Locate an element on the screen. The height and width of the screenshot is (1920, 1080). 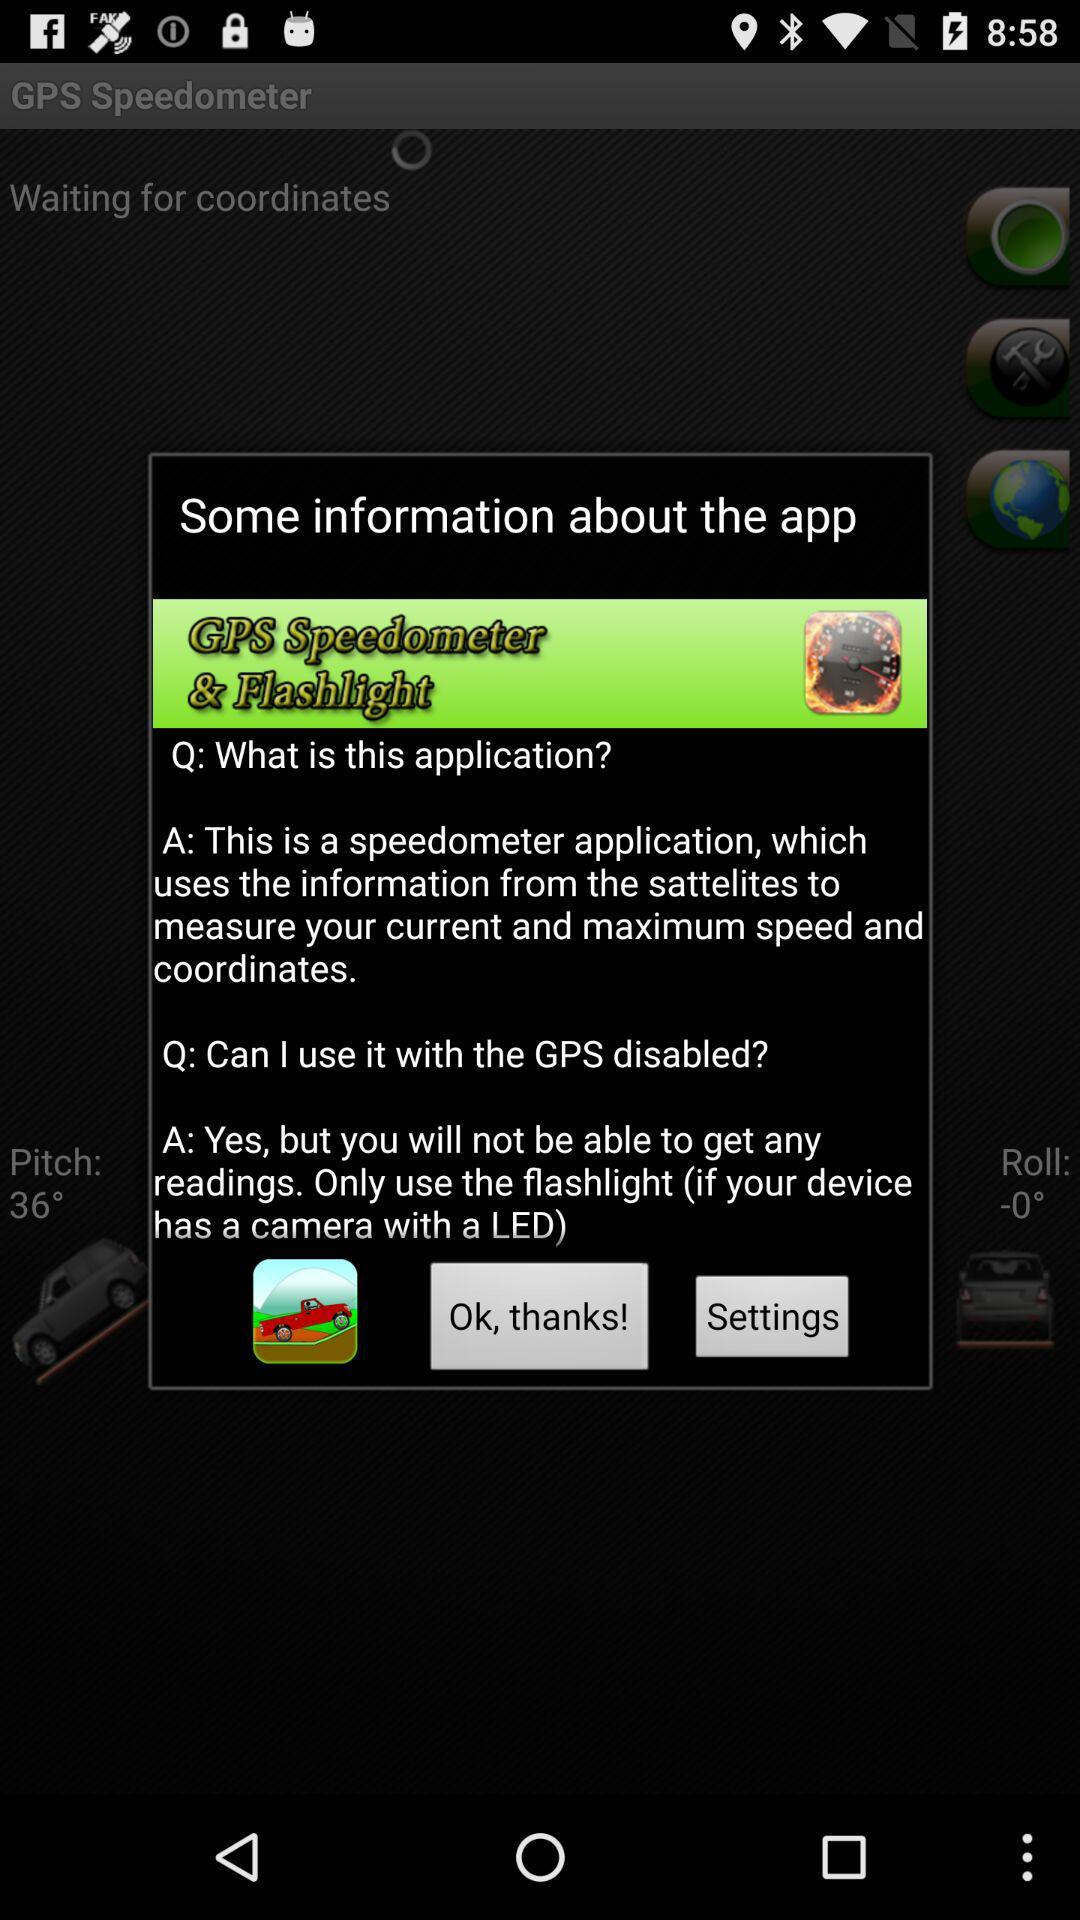
car games is located at coordinates (305, 1311).